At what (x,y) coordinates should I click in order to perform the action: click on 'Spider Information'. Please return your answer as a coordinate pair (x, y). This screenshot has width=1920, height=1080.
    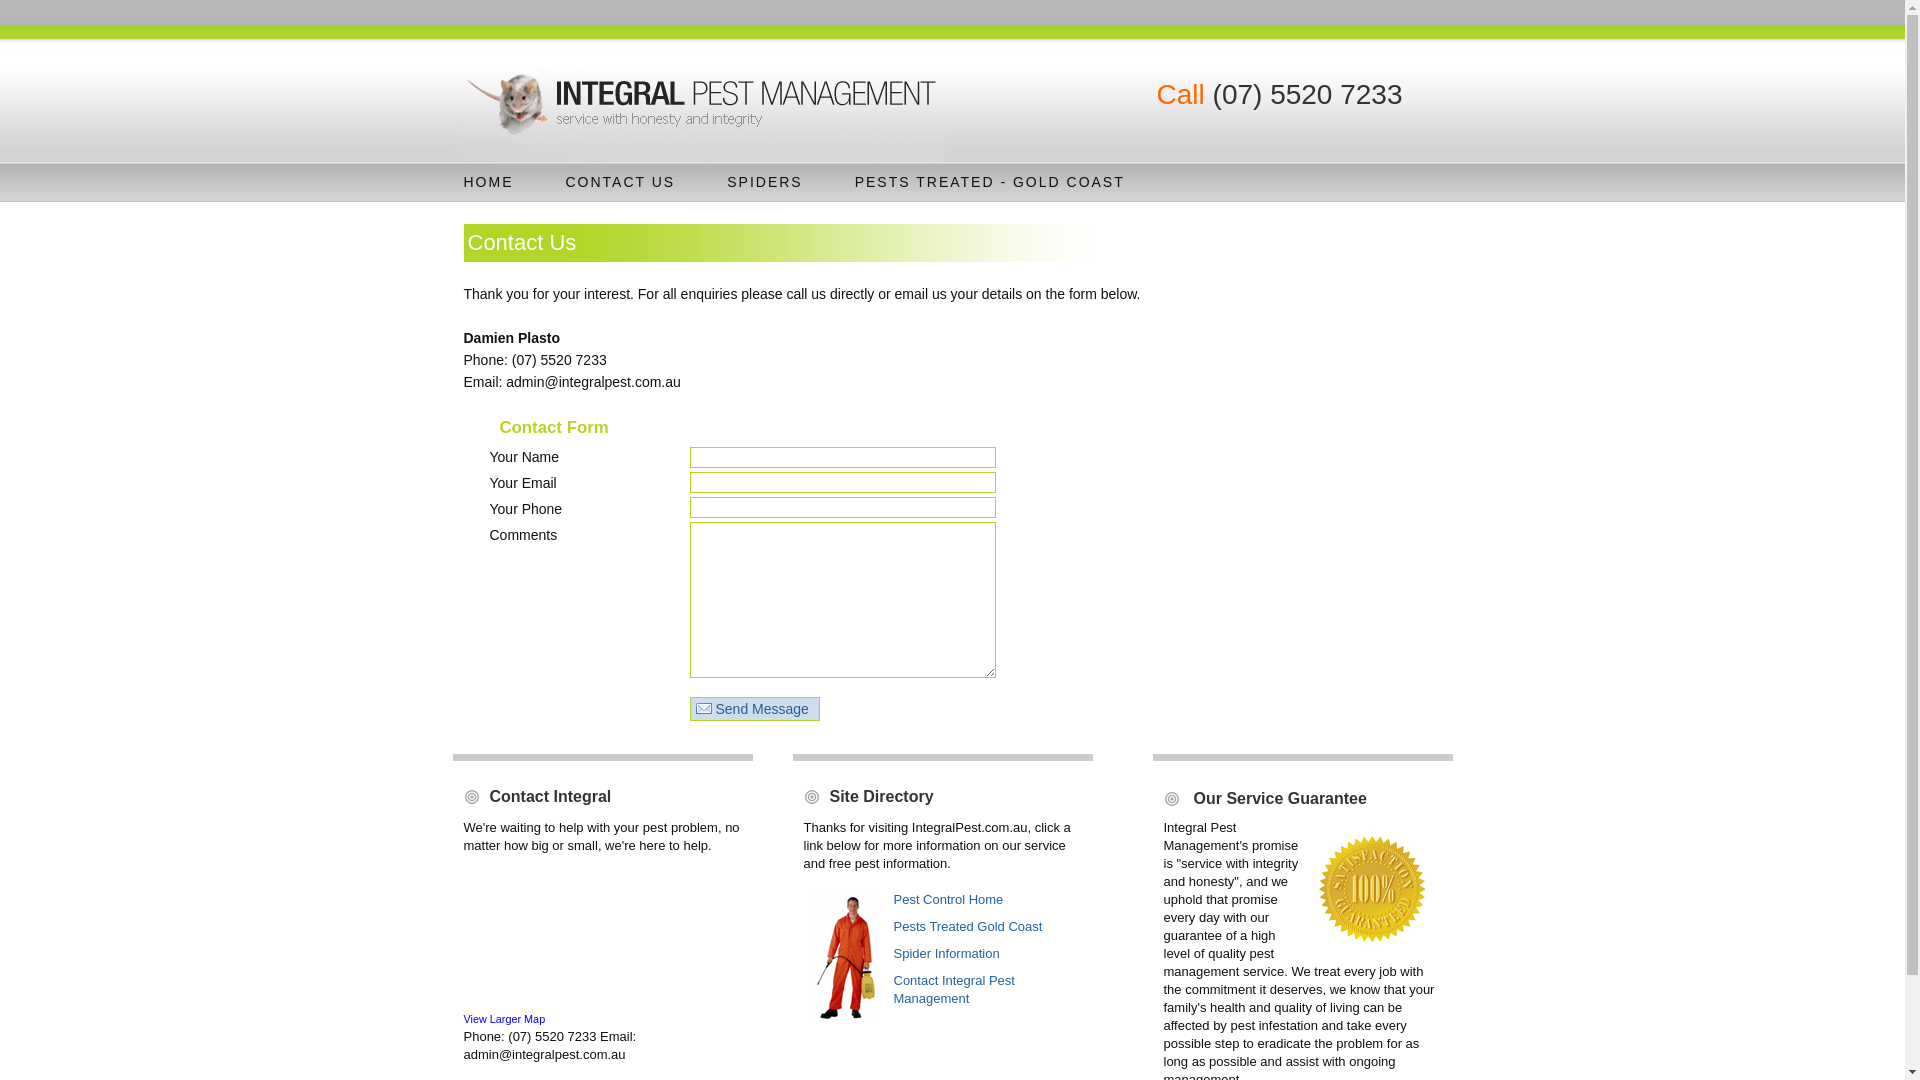
    Looking at the image, I should click on (945, 952).